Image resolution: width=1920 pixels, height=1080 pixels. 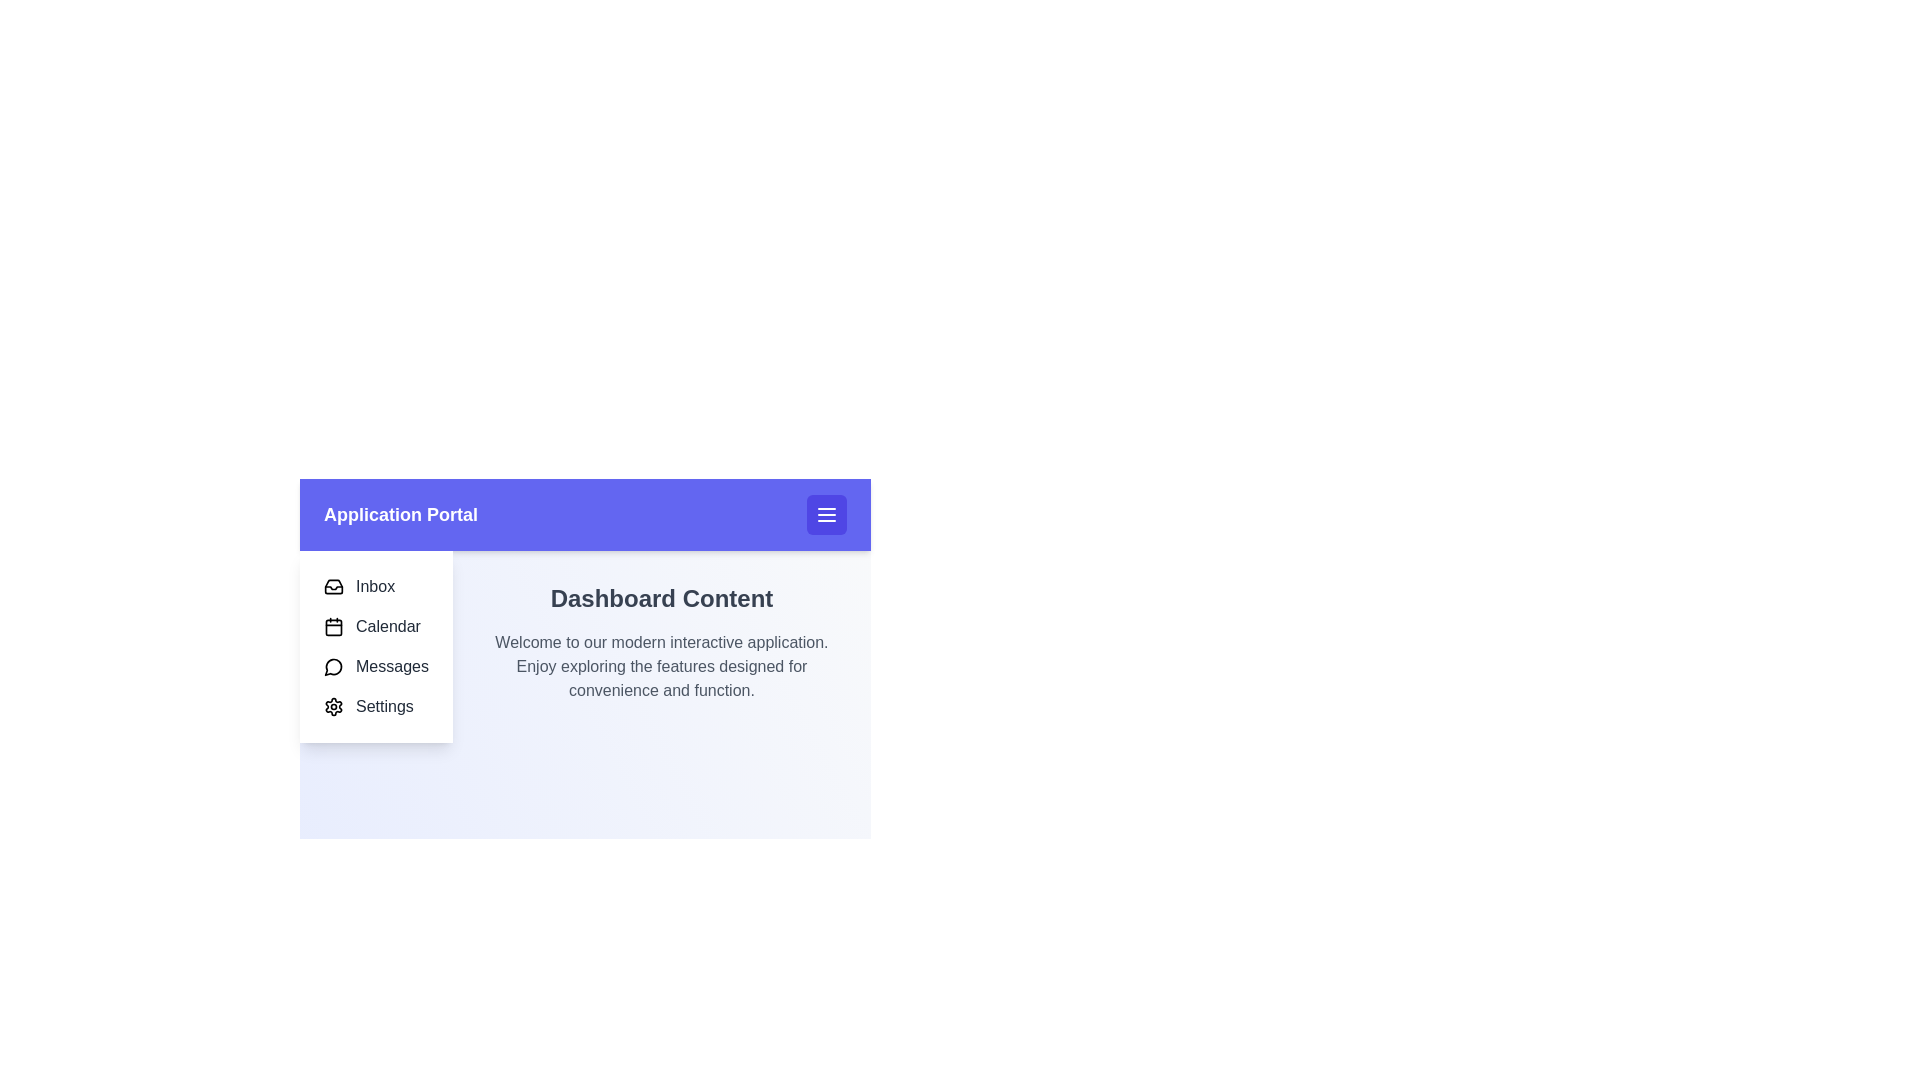 I want to click on the topmost navigation button for the Inbox section in the vertical menu, so click(x=376, y=585).